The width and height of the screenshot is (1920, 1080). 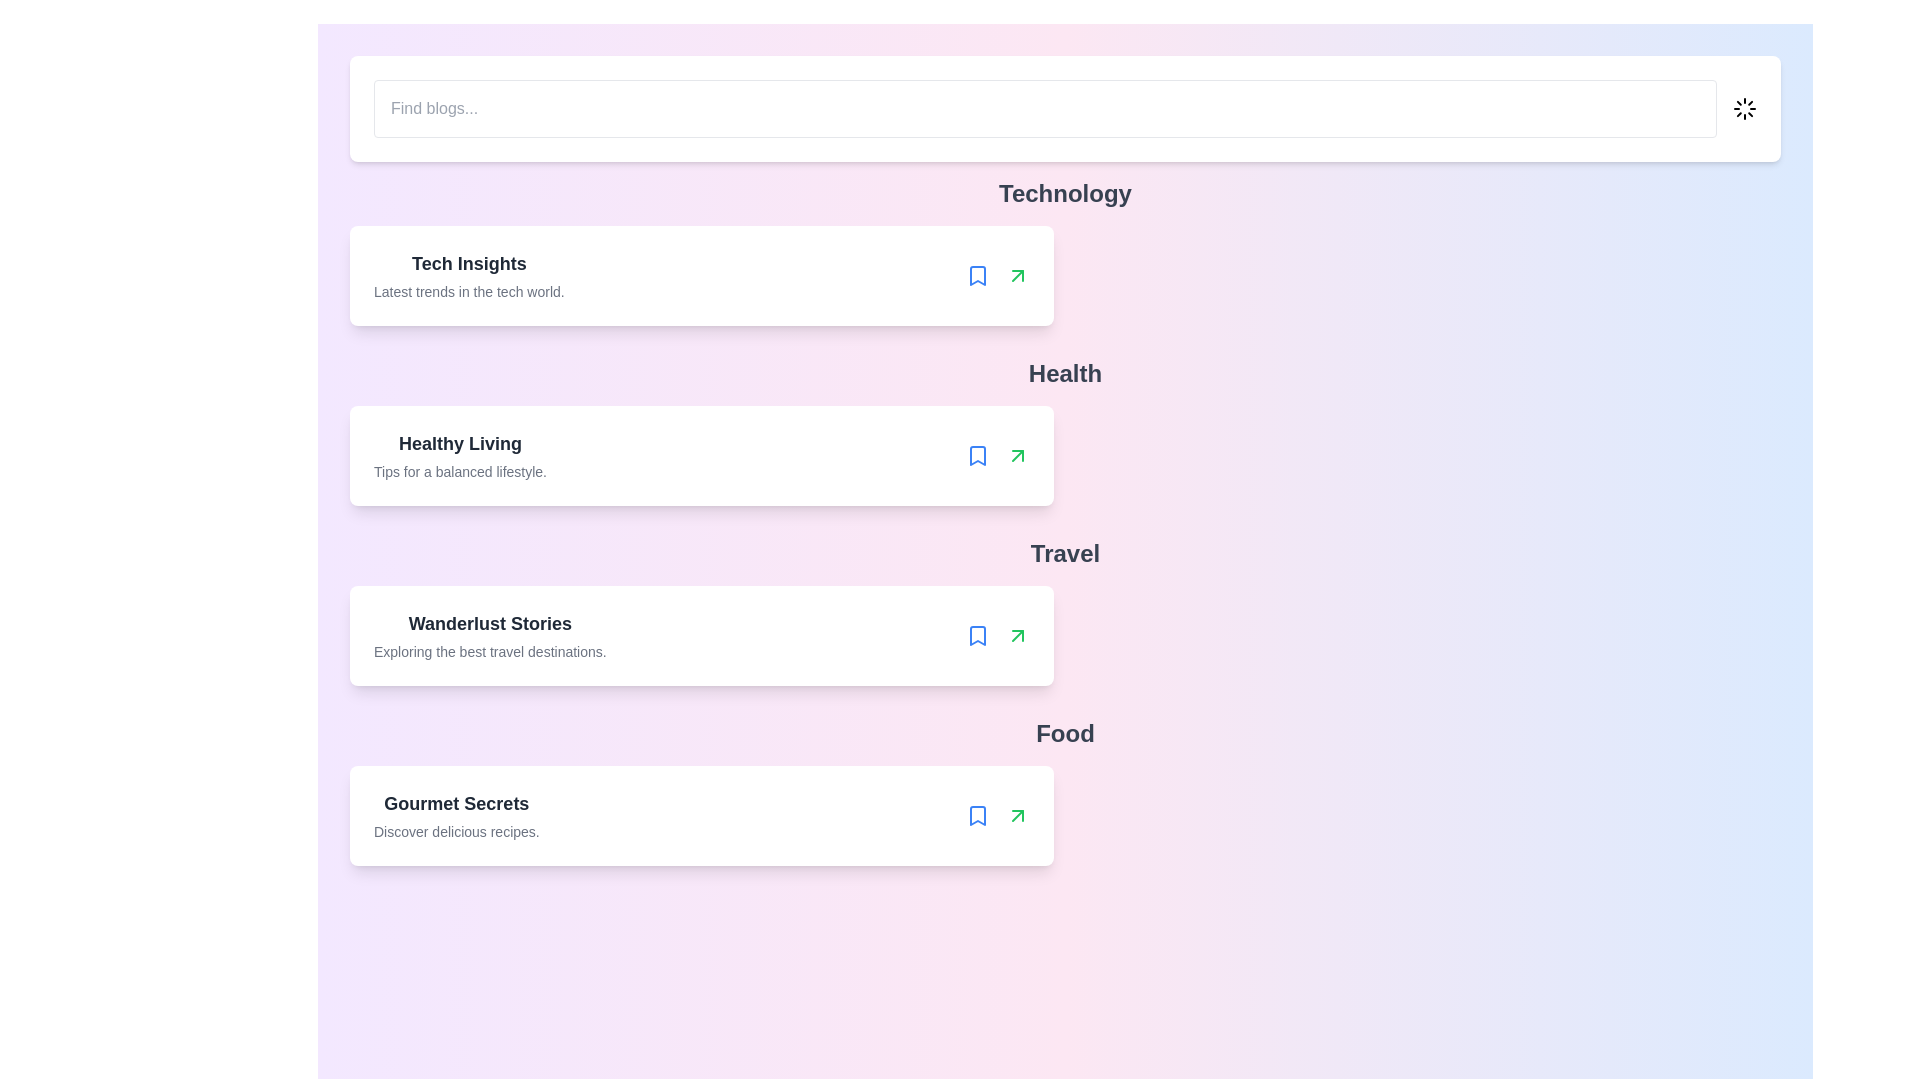 What do you see at coordinates (997, 636) in the screenshot?
I see `the green arrow icon located at the bottom-right corner of the 'Wanderlust Stories' card in the 'Travel' section` at bounding box center [997, 636].